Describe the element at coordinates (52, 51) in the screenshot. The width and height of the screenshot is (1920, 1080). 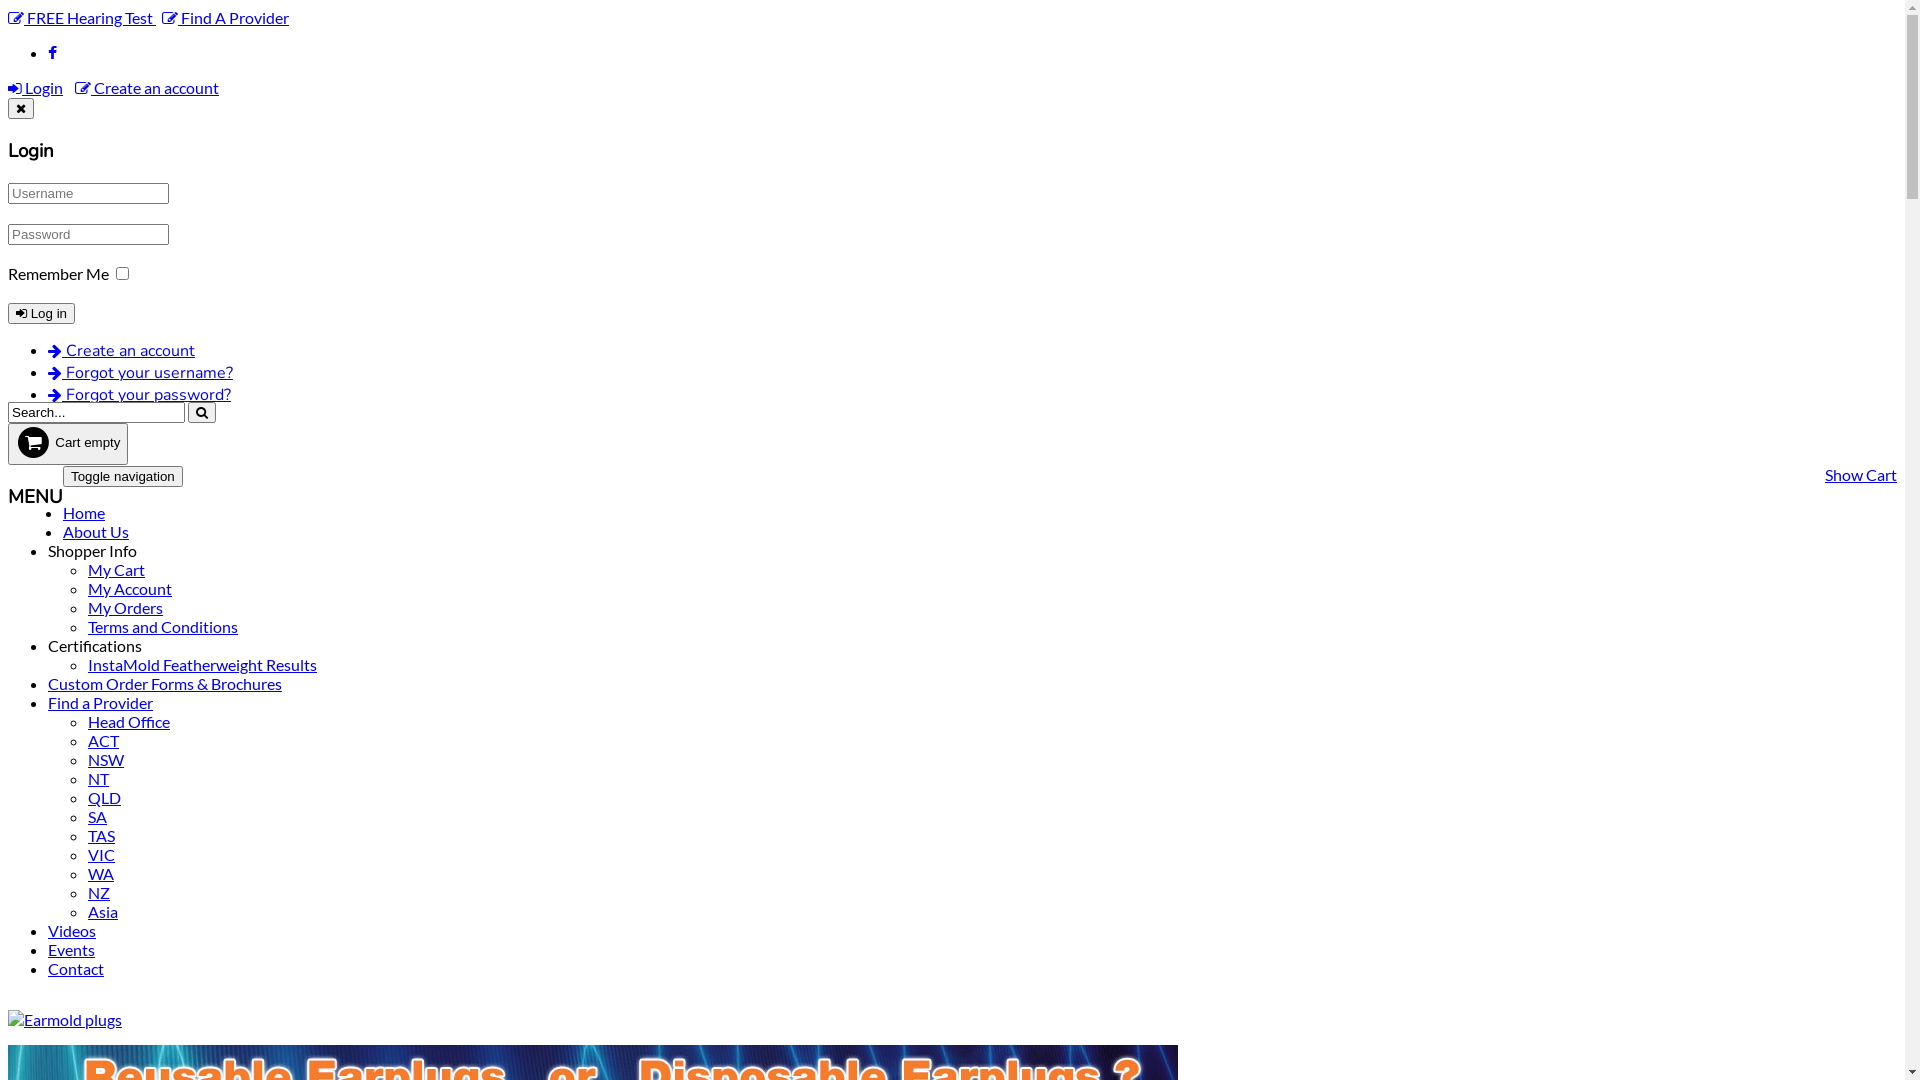
I see `'Facebook'` at that location.